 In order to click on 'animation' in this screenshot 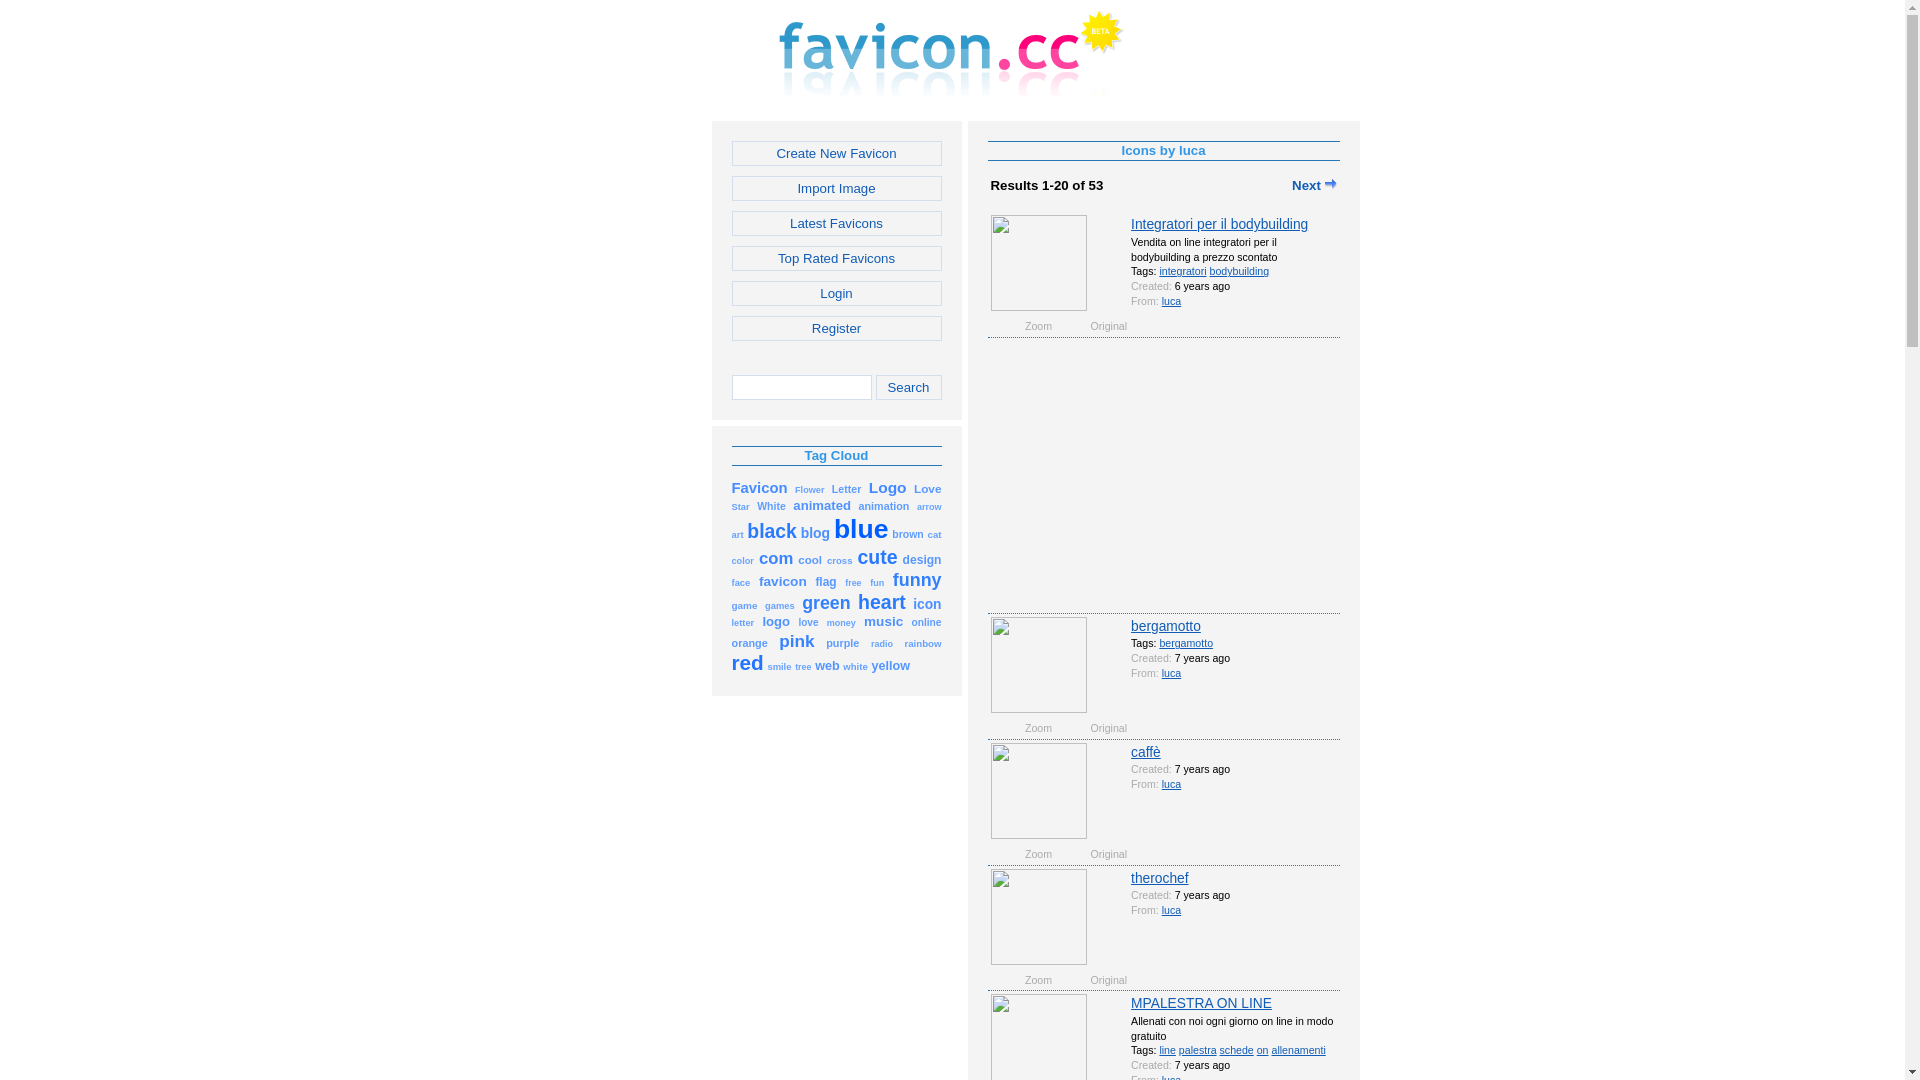, I will do `click(883, 504)`.